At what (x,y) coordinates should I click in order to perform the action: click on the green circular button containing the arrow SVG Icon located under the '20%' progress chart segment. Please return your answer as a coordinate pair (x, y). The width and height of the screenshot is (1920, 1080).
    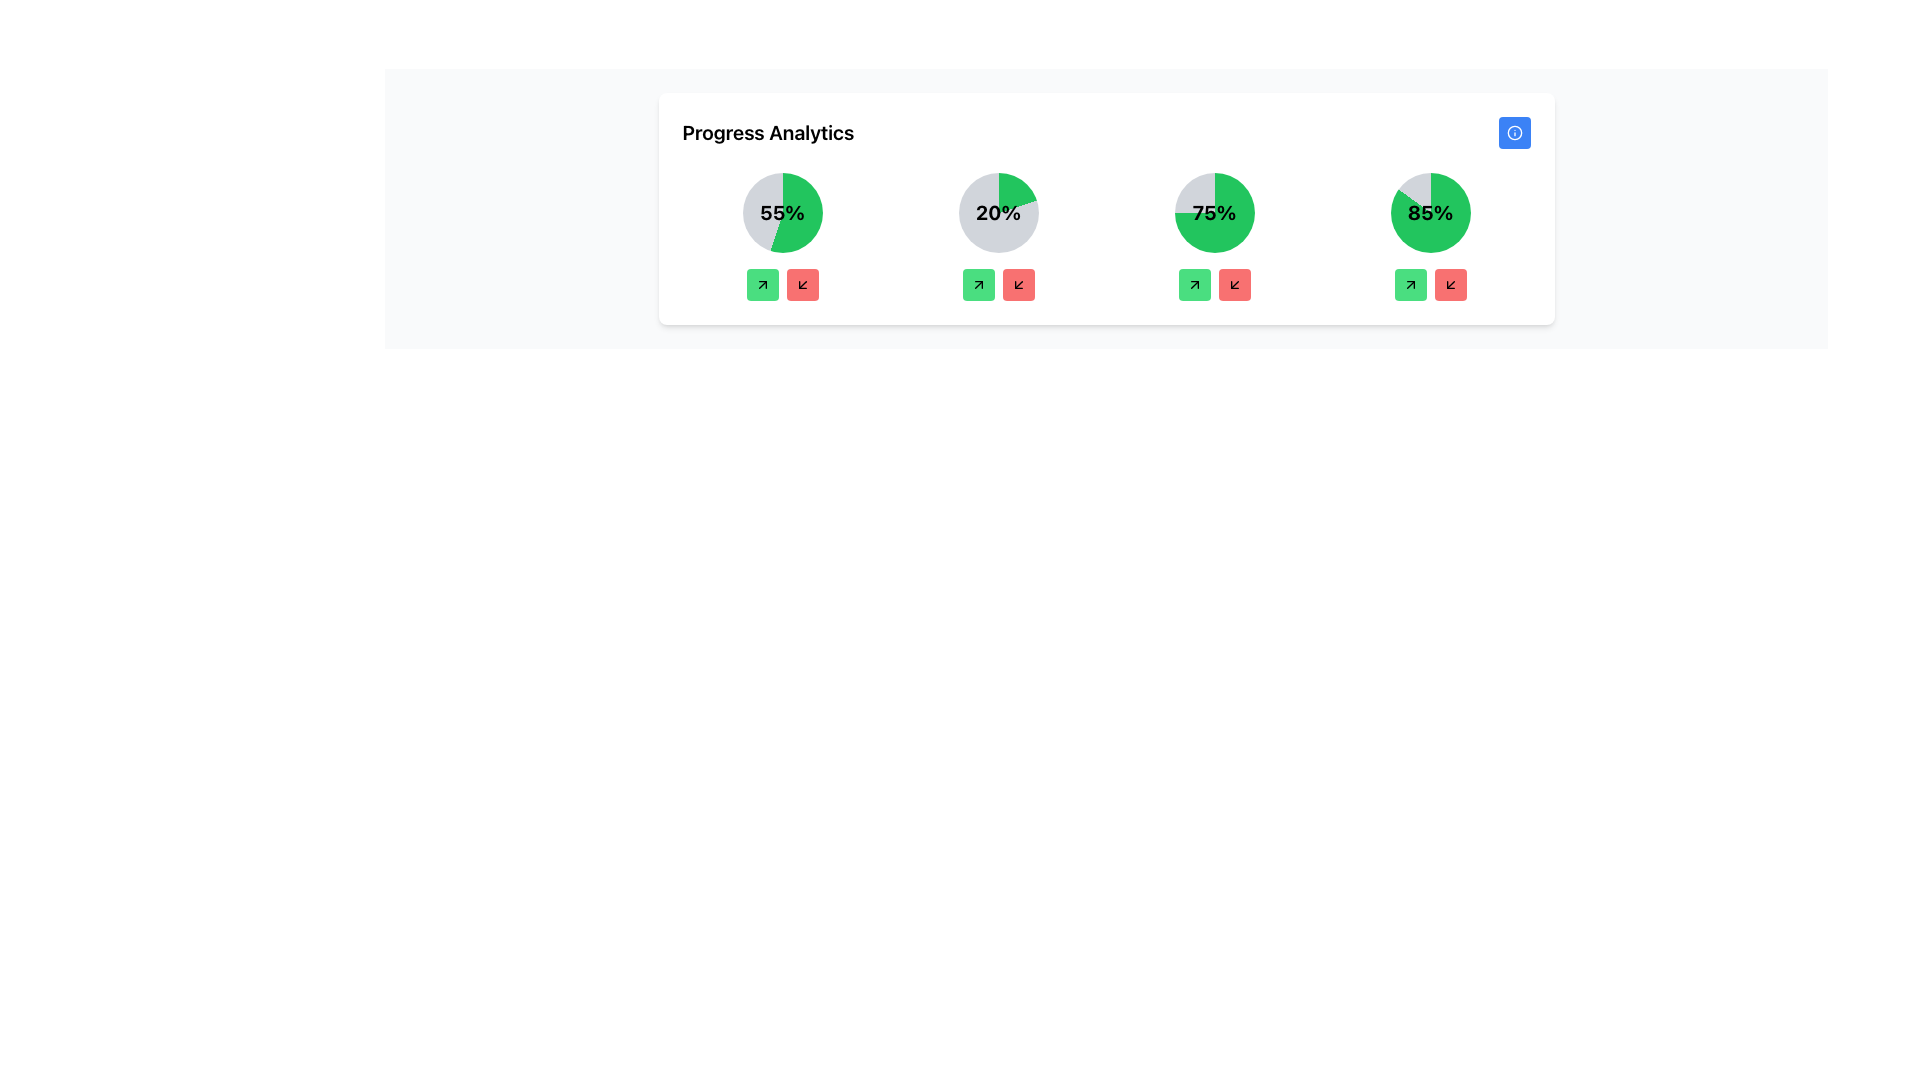
    Looking at the image, I should click on (978, 285).